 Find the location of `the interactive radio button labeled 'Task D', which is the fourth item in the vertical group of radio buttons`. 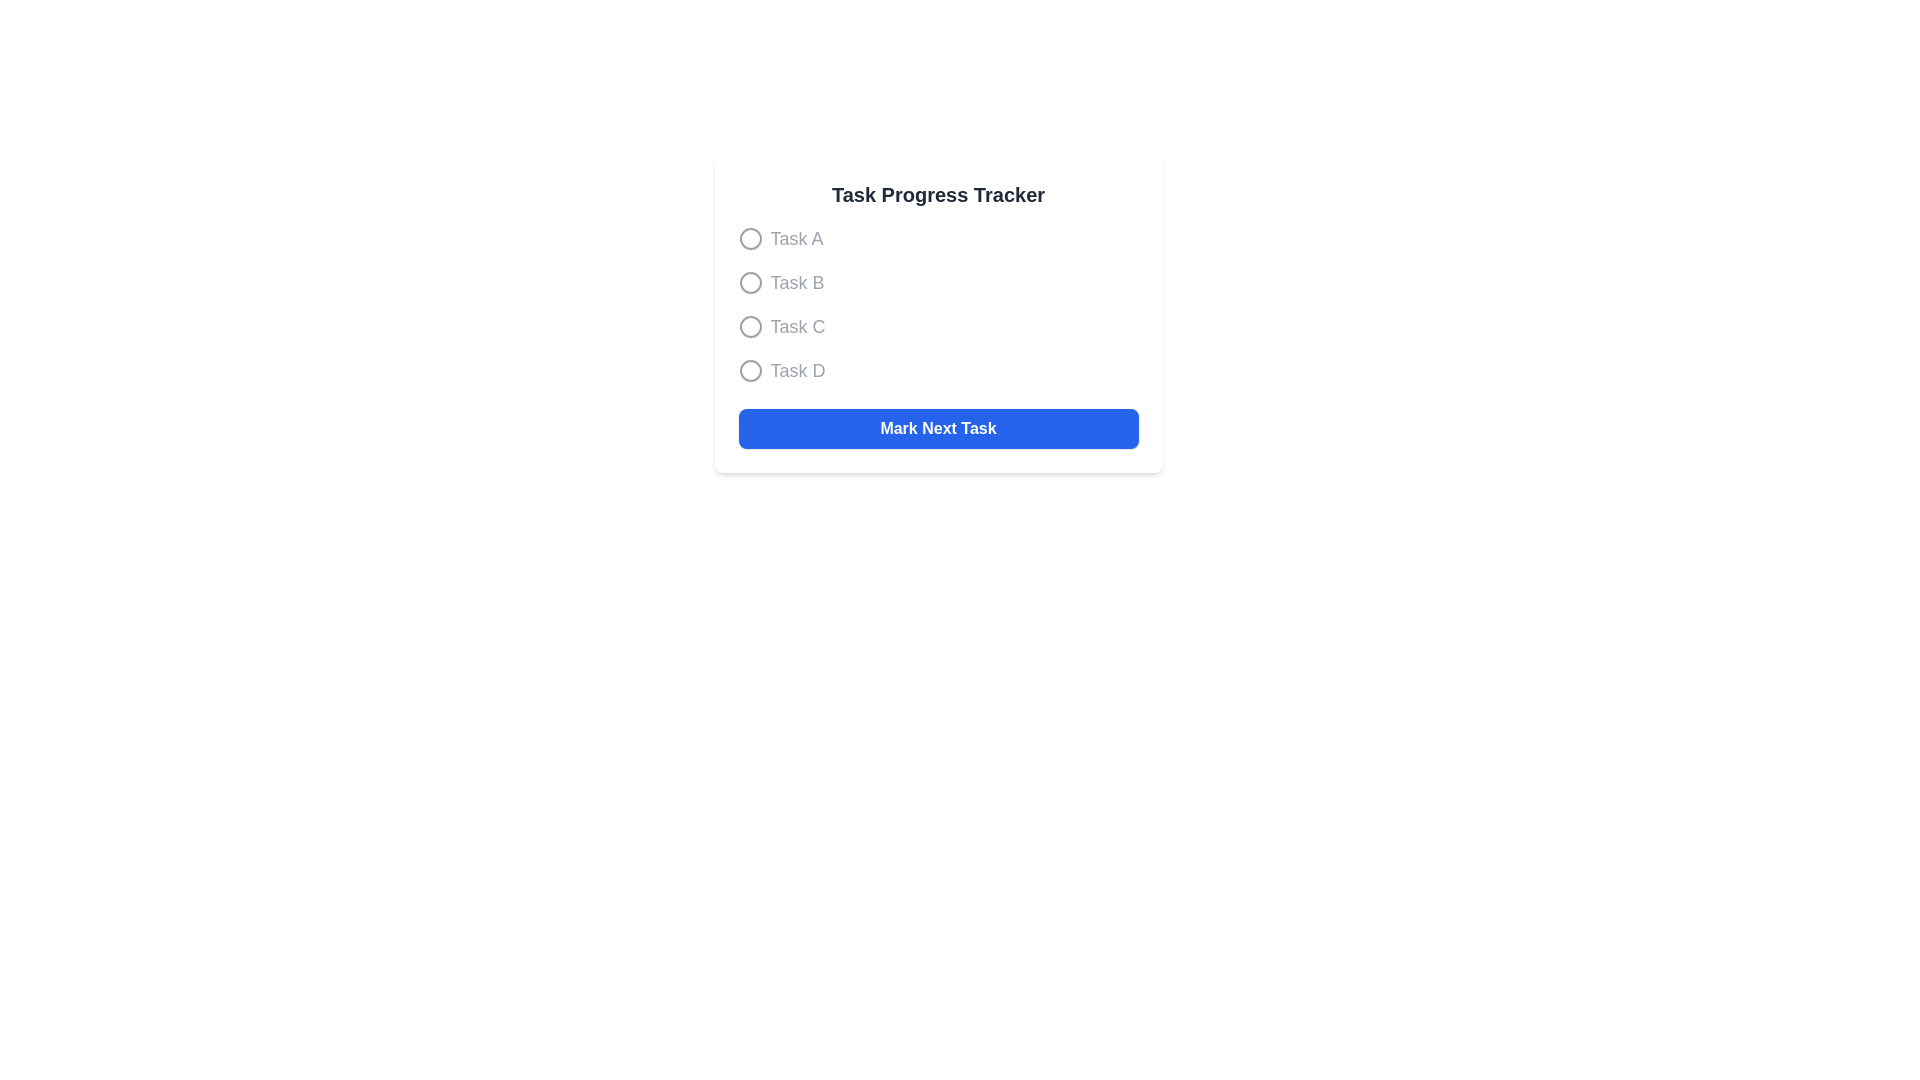

the interactive radio button labeled 'Task D', which is the fourth item in the vertical group of radio buttons is located at coordinates (749, 370).